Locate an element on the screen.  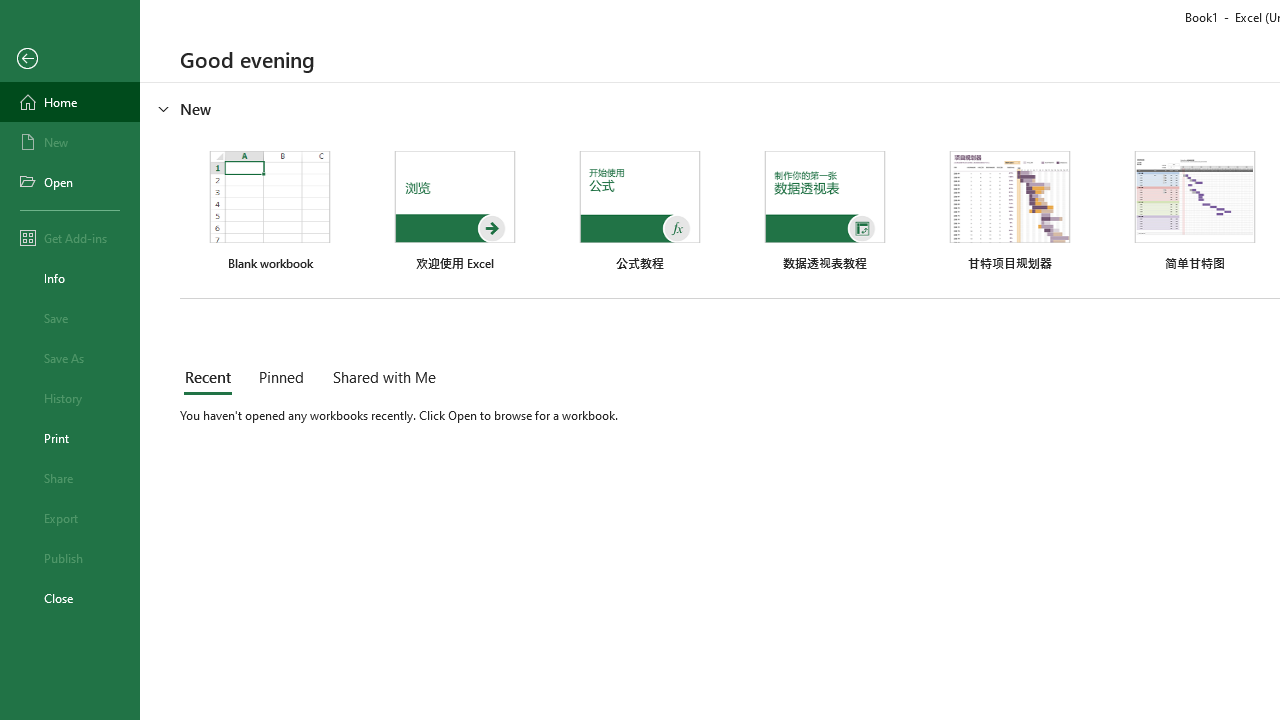
'Blank workbook' is located at coordinates (269, 211).